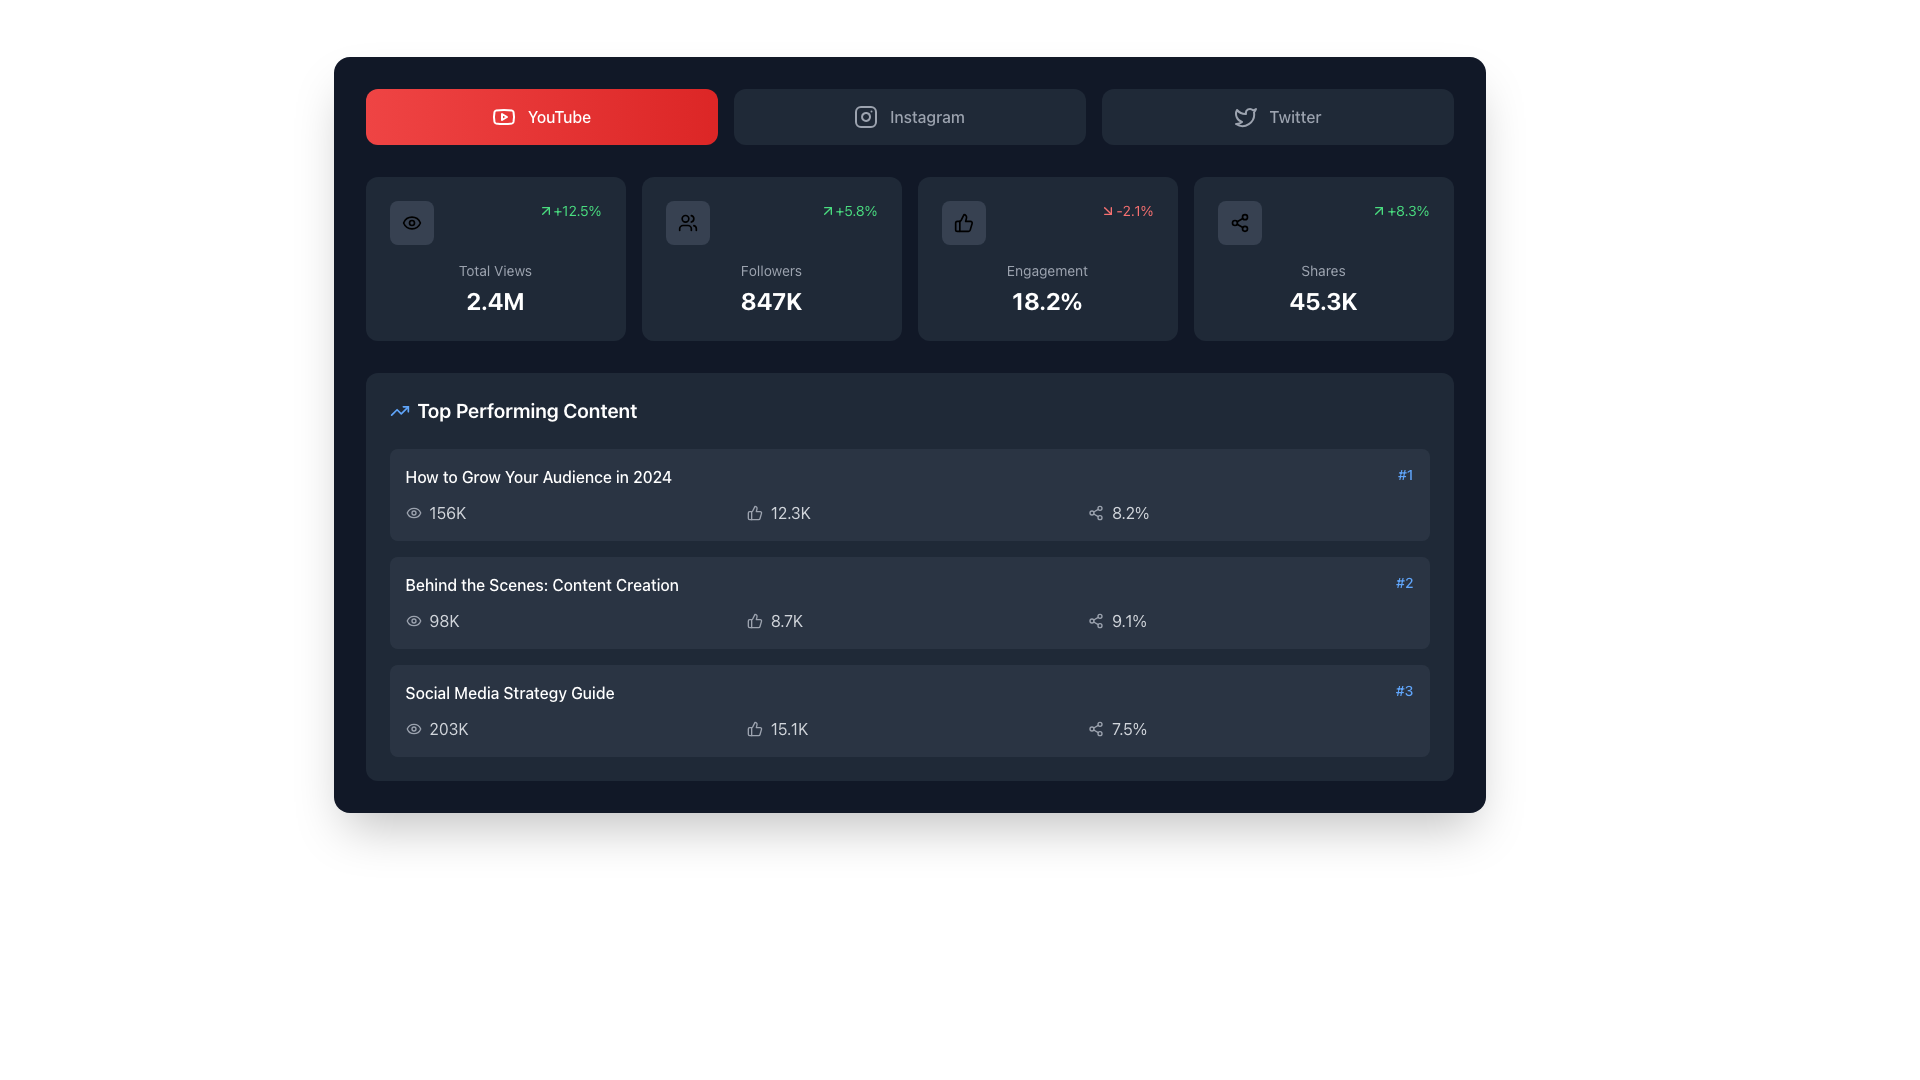  Describe the element at coordinates (1276, 116) in the screenshot. I see `the Twitter interactive button located in the top bar, which is the third item from the left after YouTube and Instagram` at that location.